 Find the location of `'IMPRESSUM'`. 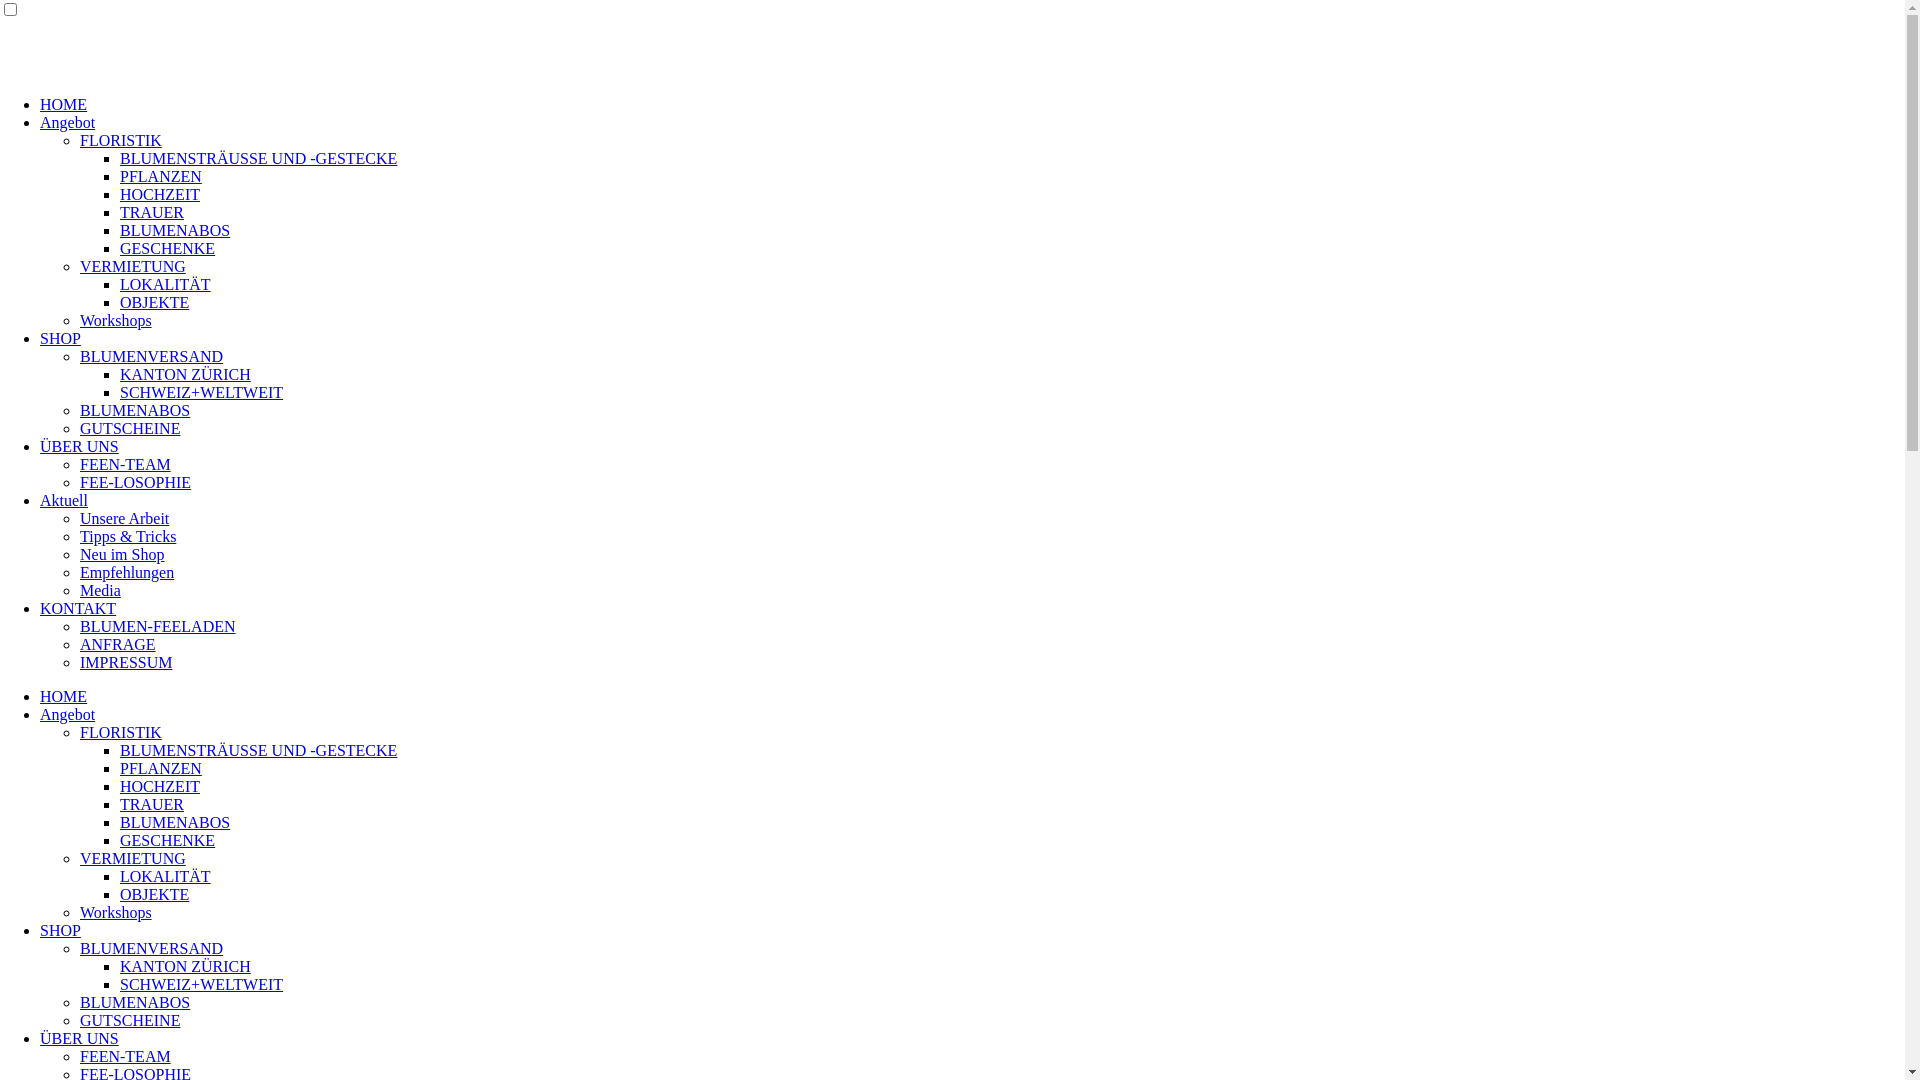

'IMPRESSUM' is located at coordinates (124, 662).